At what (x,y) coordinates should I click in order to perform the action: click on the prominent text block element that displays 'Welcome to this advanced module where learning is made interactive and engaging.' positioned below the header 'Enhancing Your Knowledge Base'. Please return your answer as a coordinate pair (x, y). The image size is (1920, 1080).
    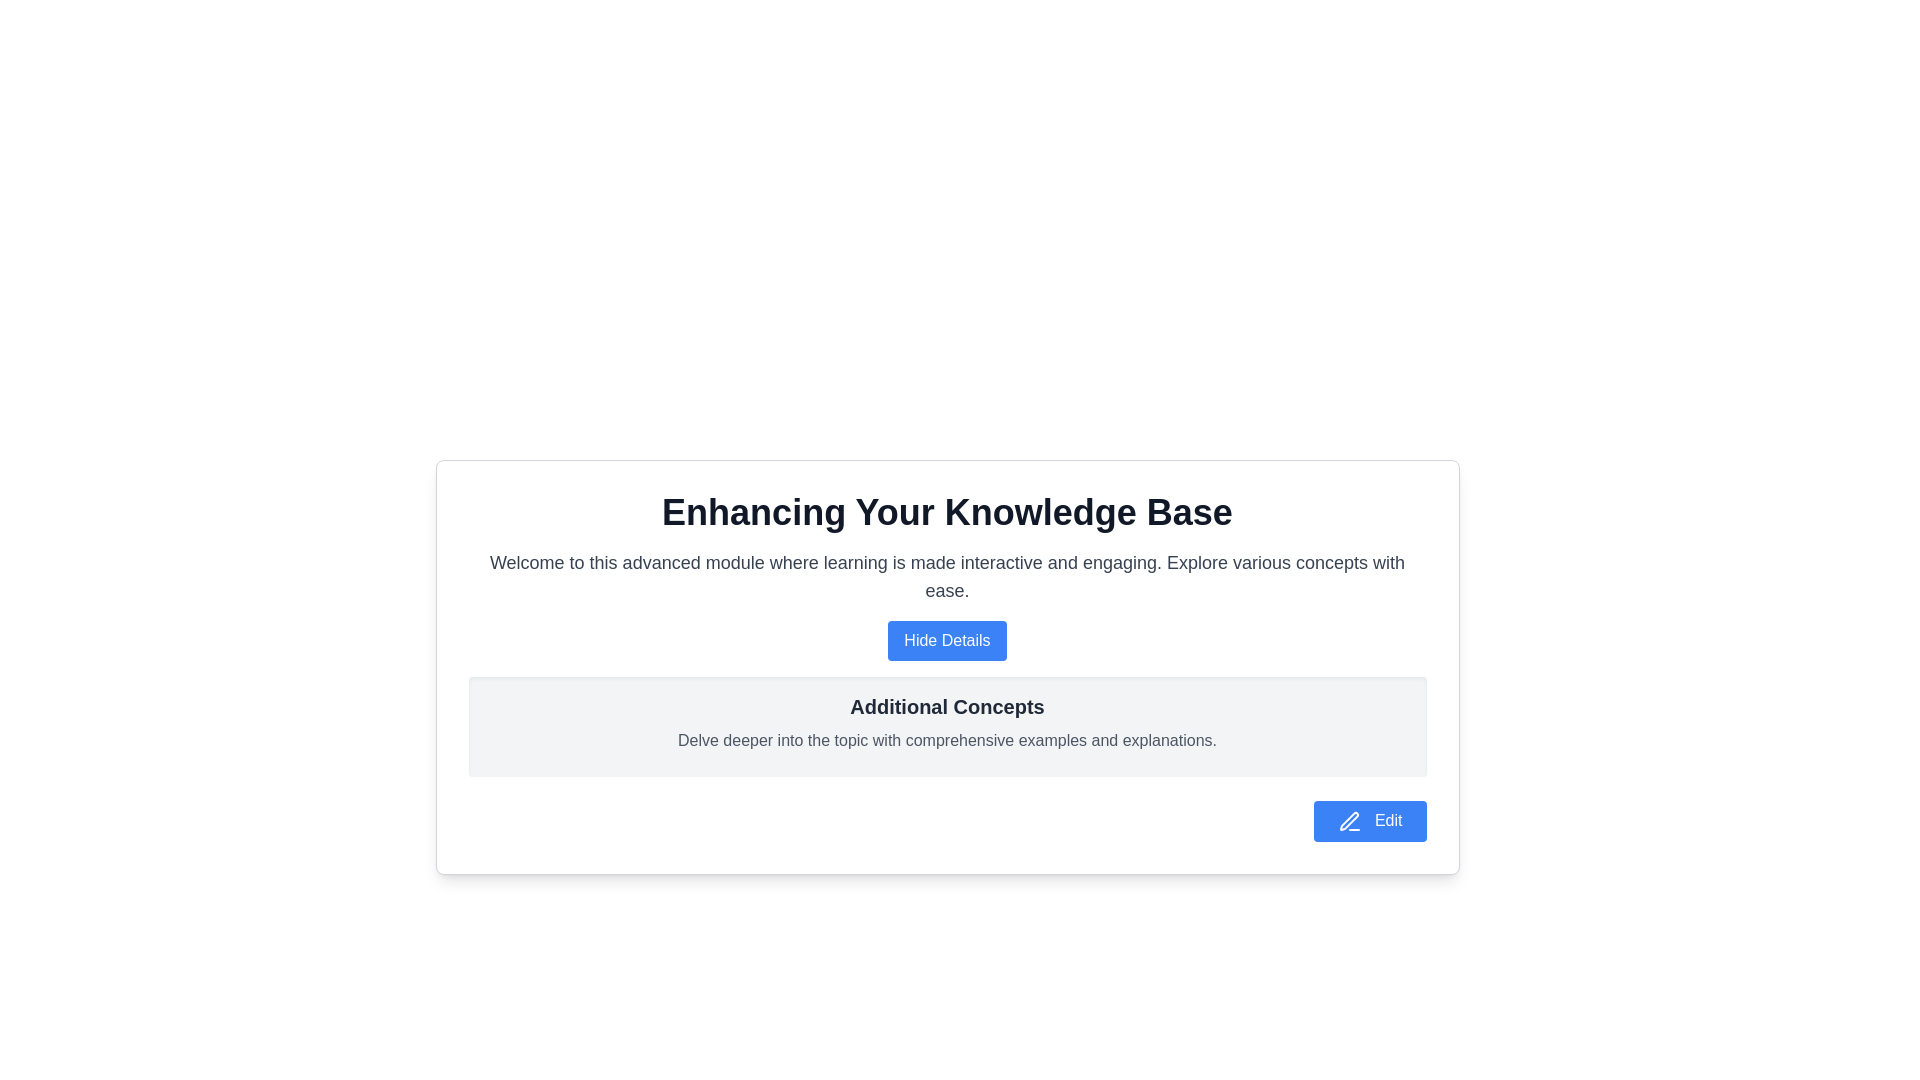
    Looking at the image, I should click on (946, 577).